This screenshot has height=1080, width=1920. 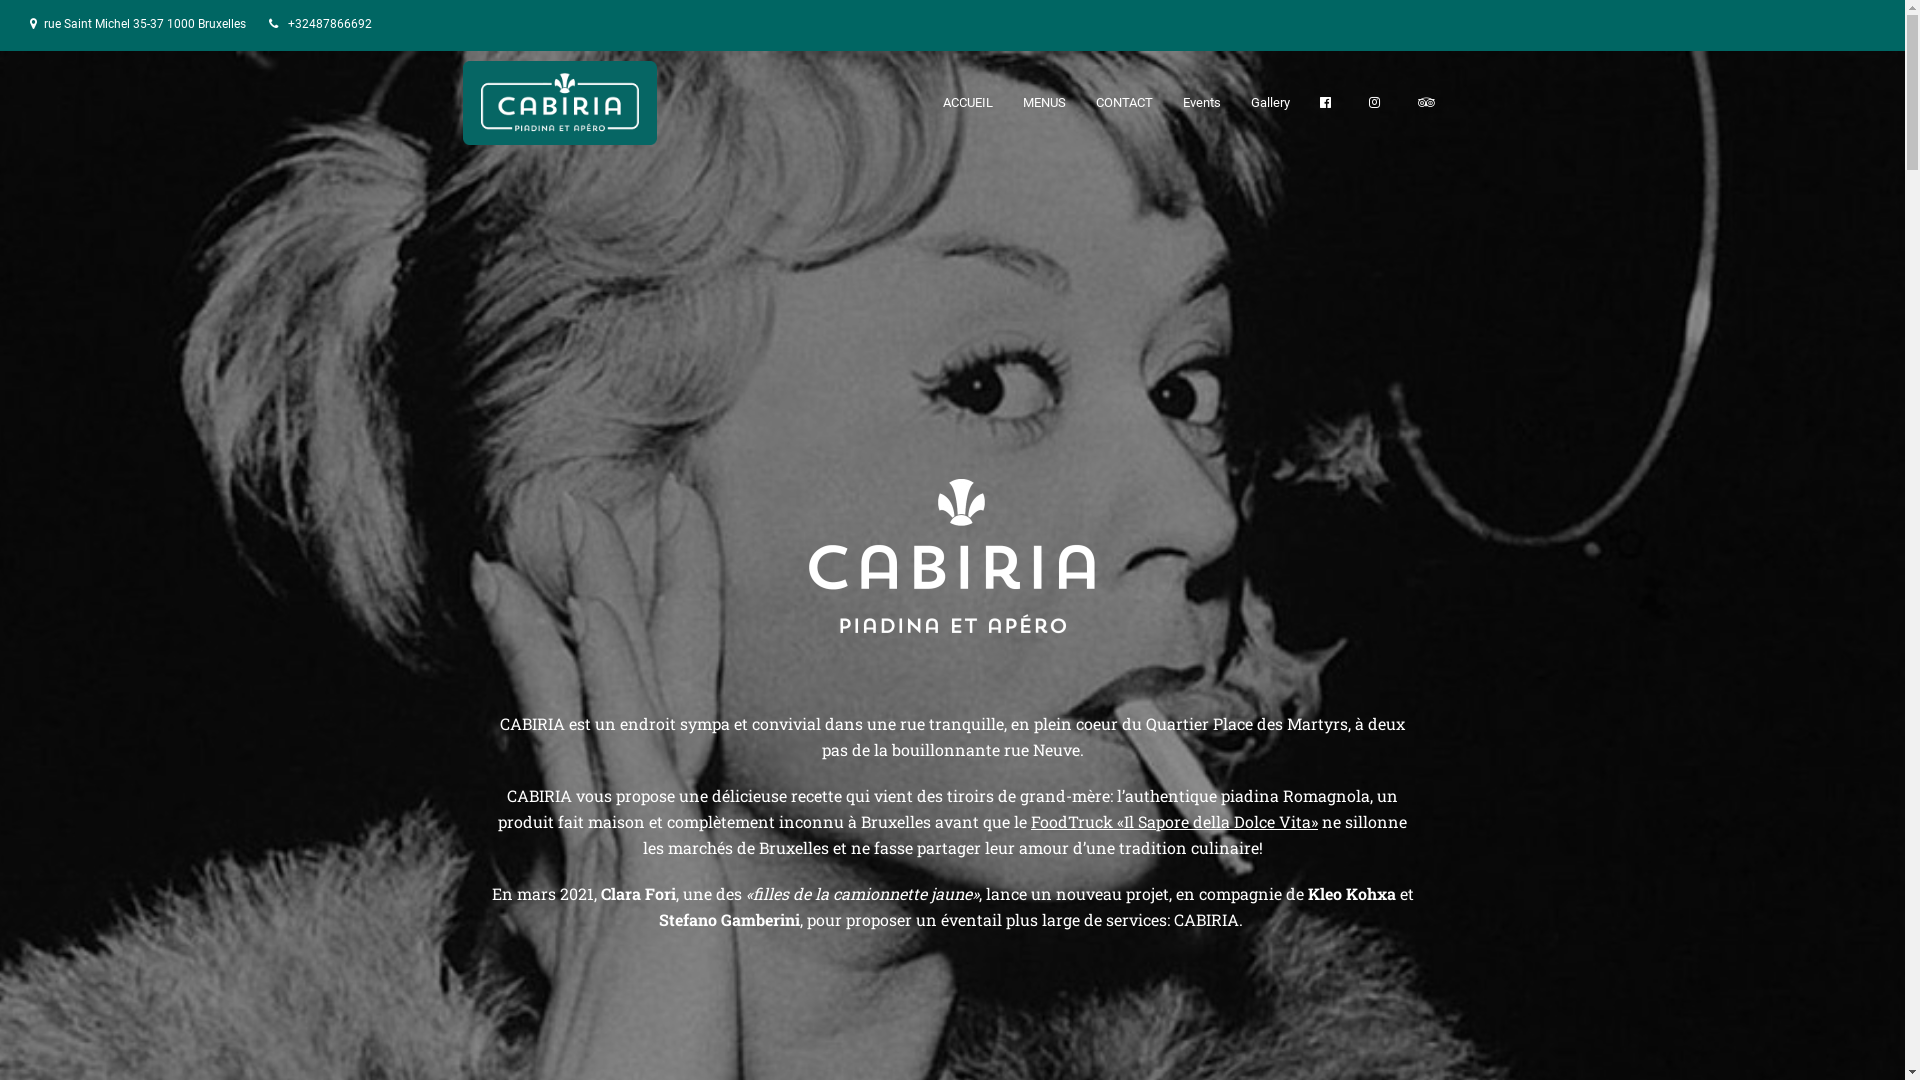 What do you see at coordinates (1043, 103) in the screenshot?
I see `'MENUS'` at bounding box center [1043, 103].